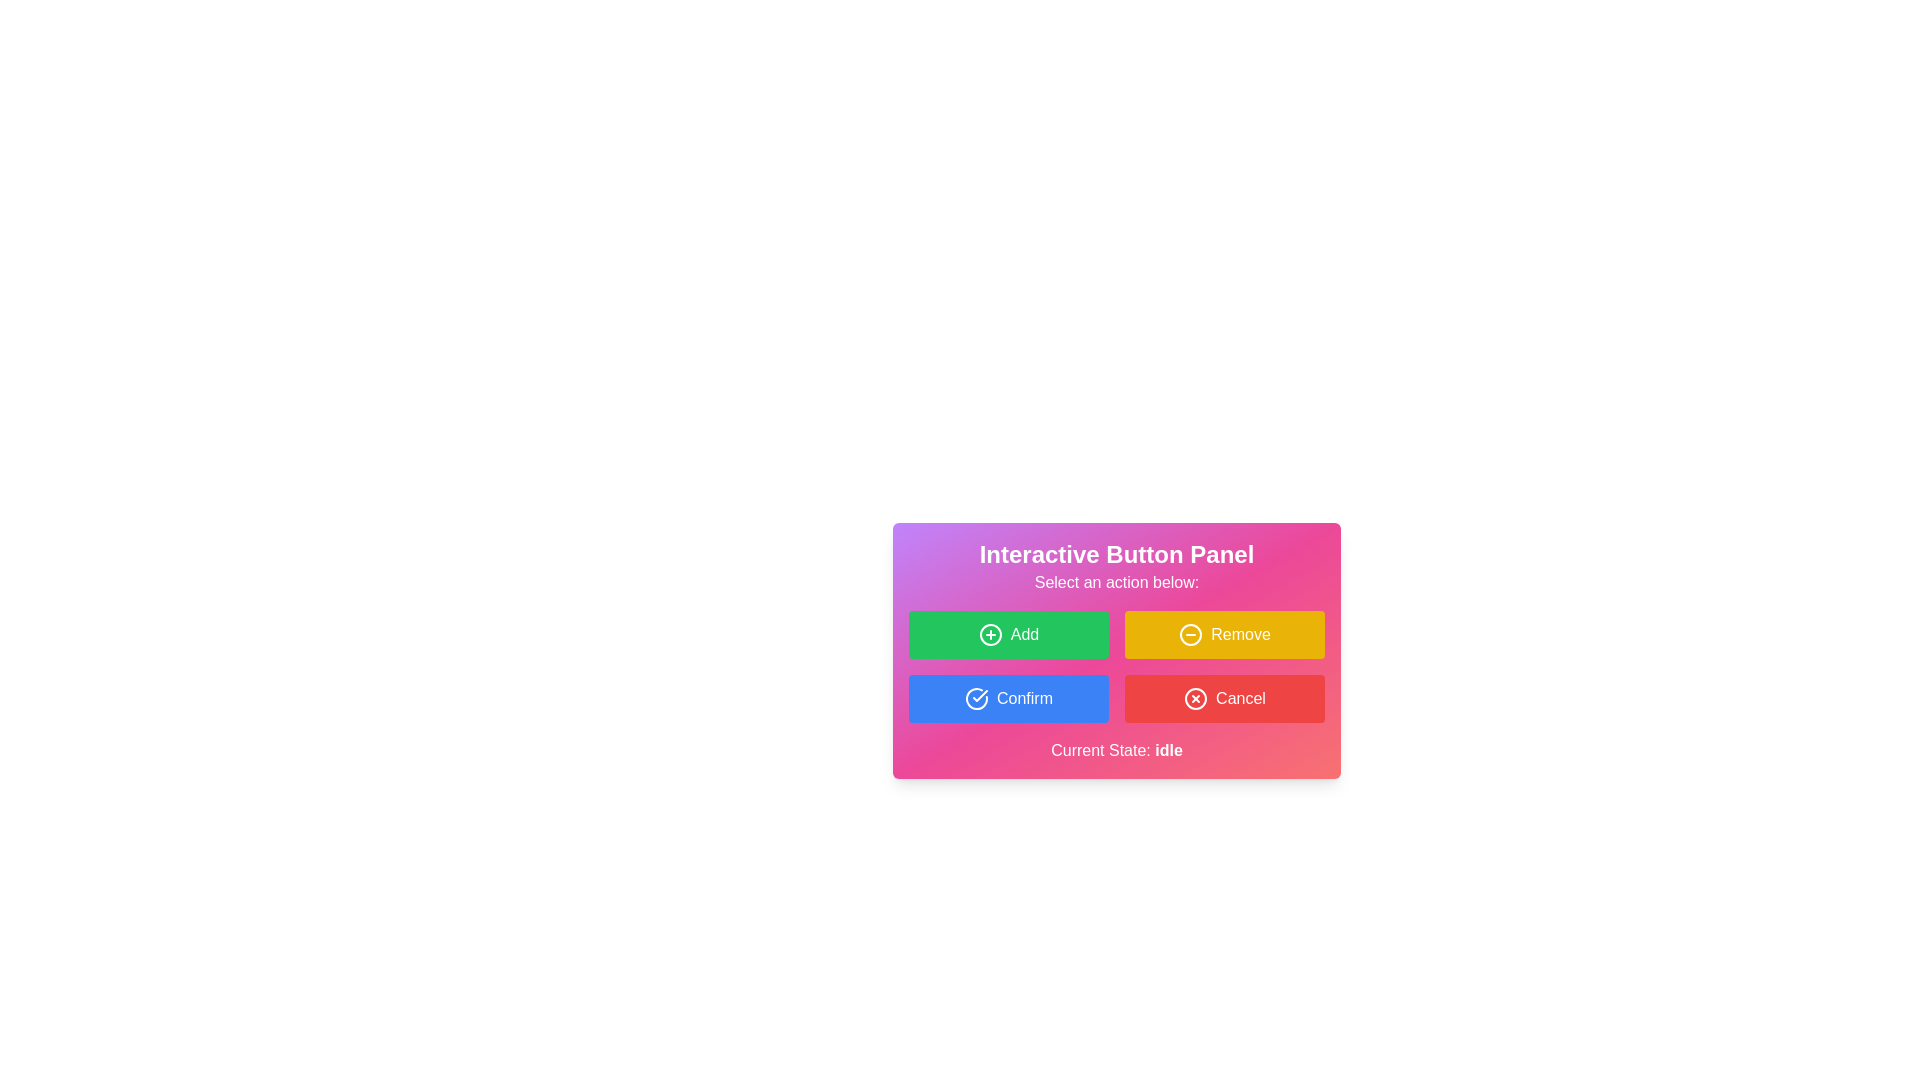  I want to click on the 'Confirm' button, which has a blue background, white text, and a checkmark icon, to confirm the action, so click(1008, 697).